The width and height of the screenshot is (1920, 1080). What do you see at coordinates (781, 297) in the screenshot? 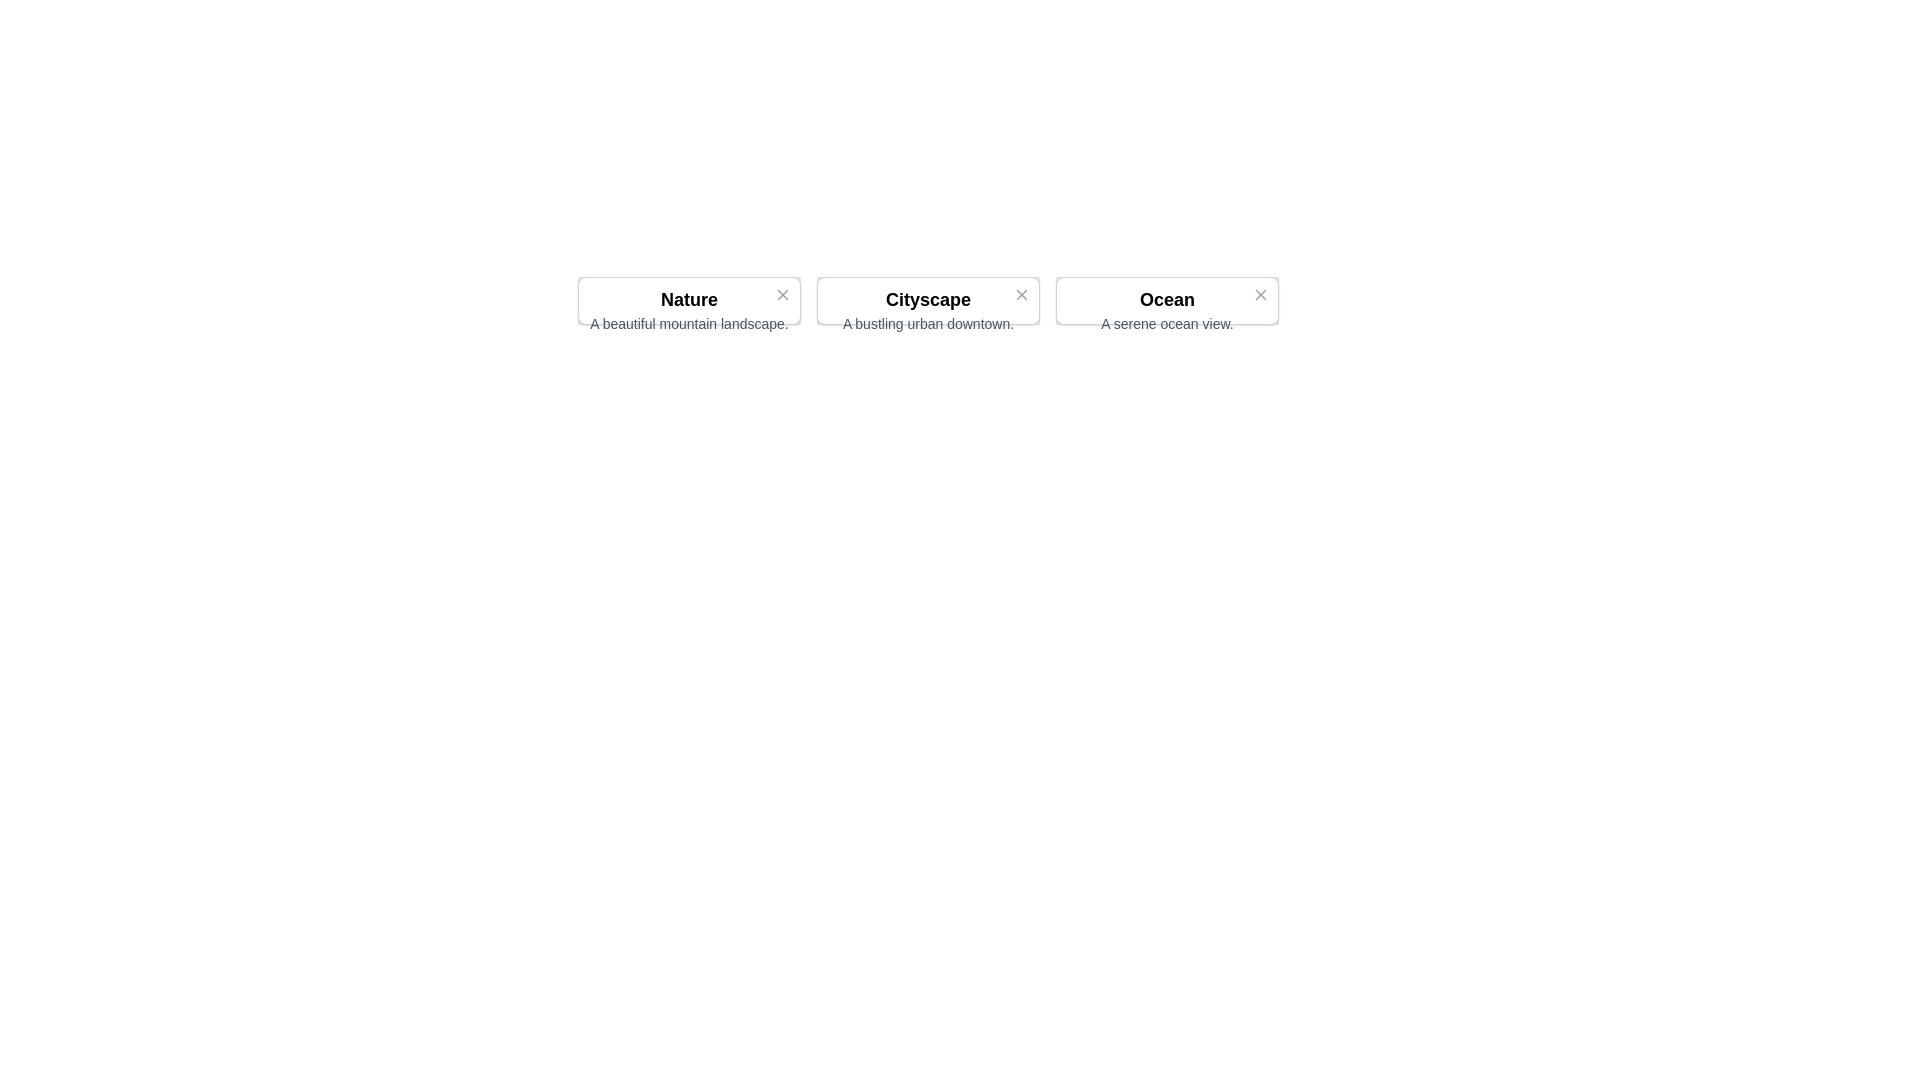
I see `the close/delete icon represented by an 'X' in the upper-right corner of the 'Nature' card` at bounding box center [781, 297].